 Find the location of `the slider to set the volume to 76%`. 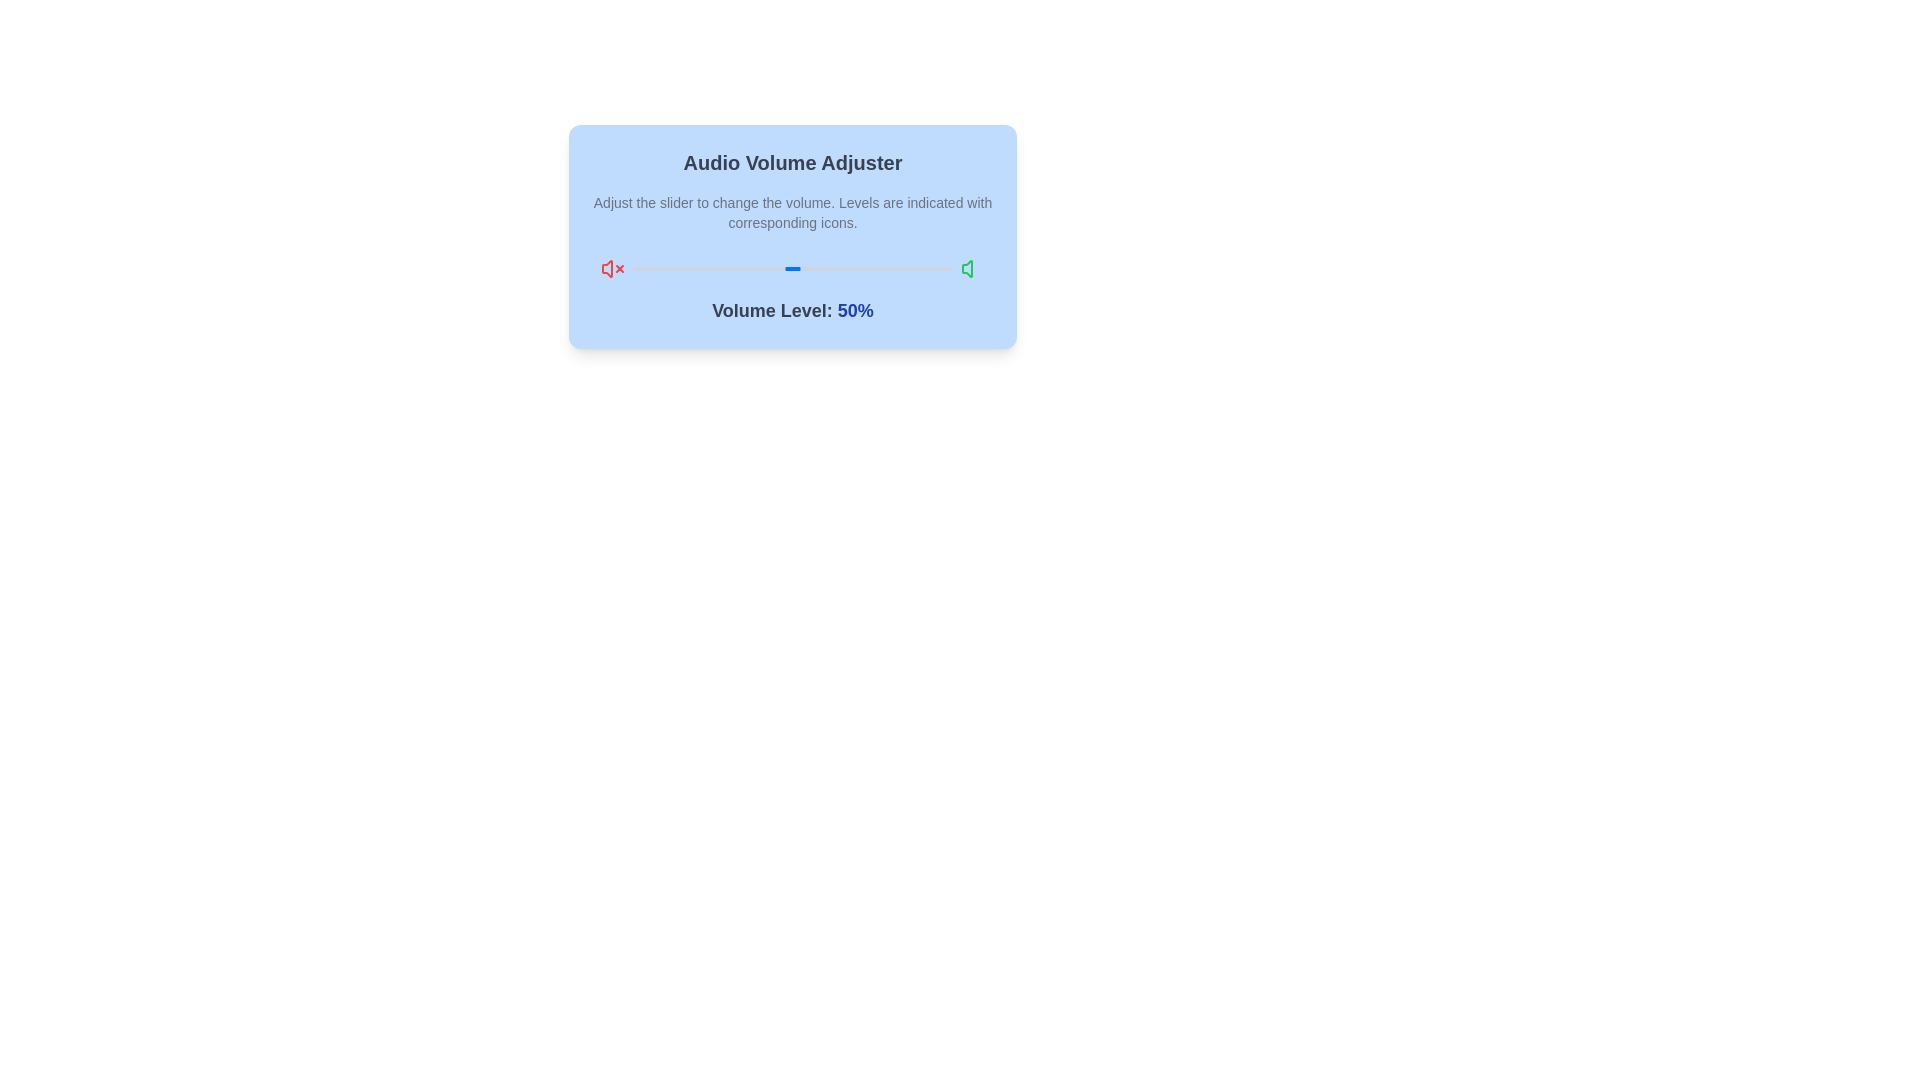

the slider to set the volume to 76% is located at coordinates (876, 268).